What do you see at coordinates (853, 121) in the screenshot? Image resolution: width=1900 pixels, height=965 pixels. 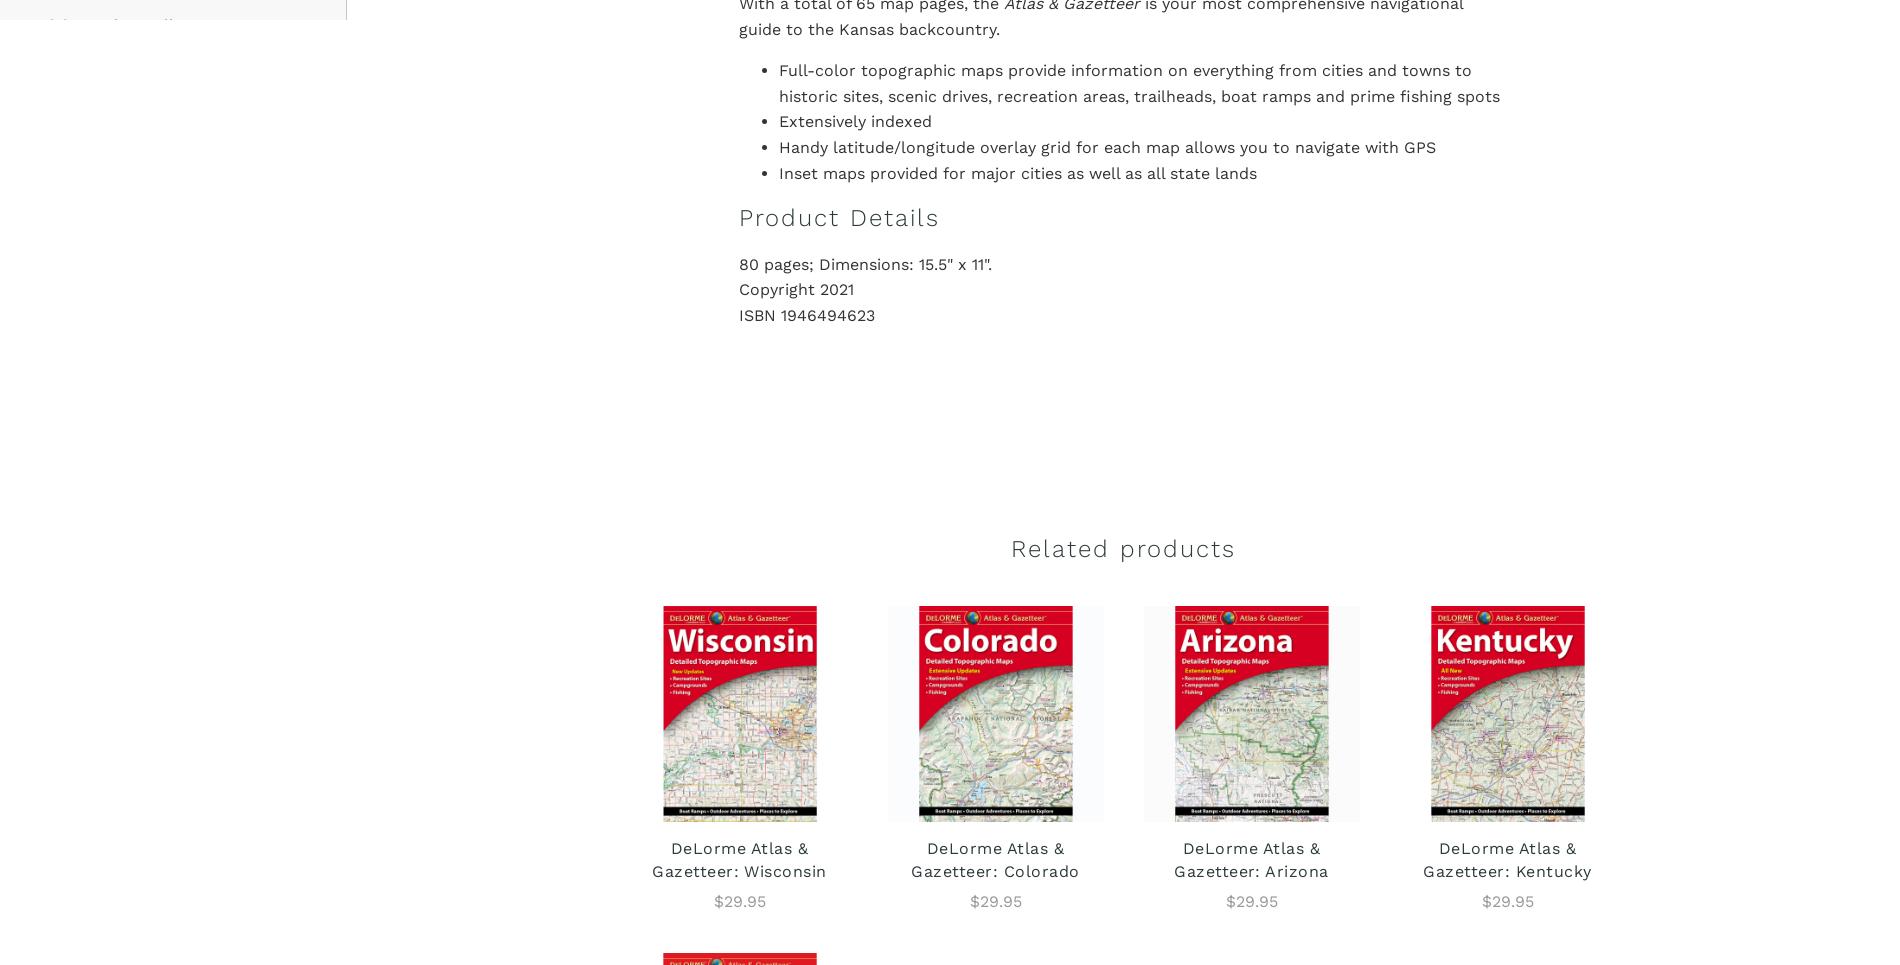 I see `'Extensively indexed'` at bounding box center [853, 121].